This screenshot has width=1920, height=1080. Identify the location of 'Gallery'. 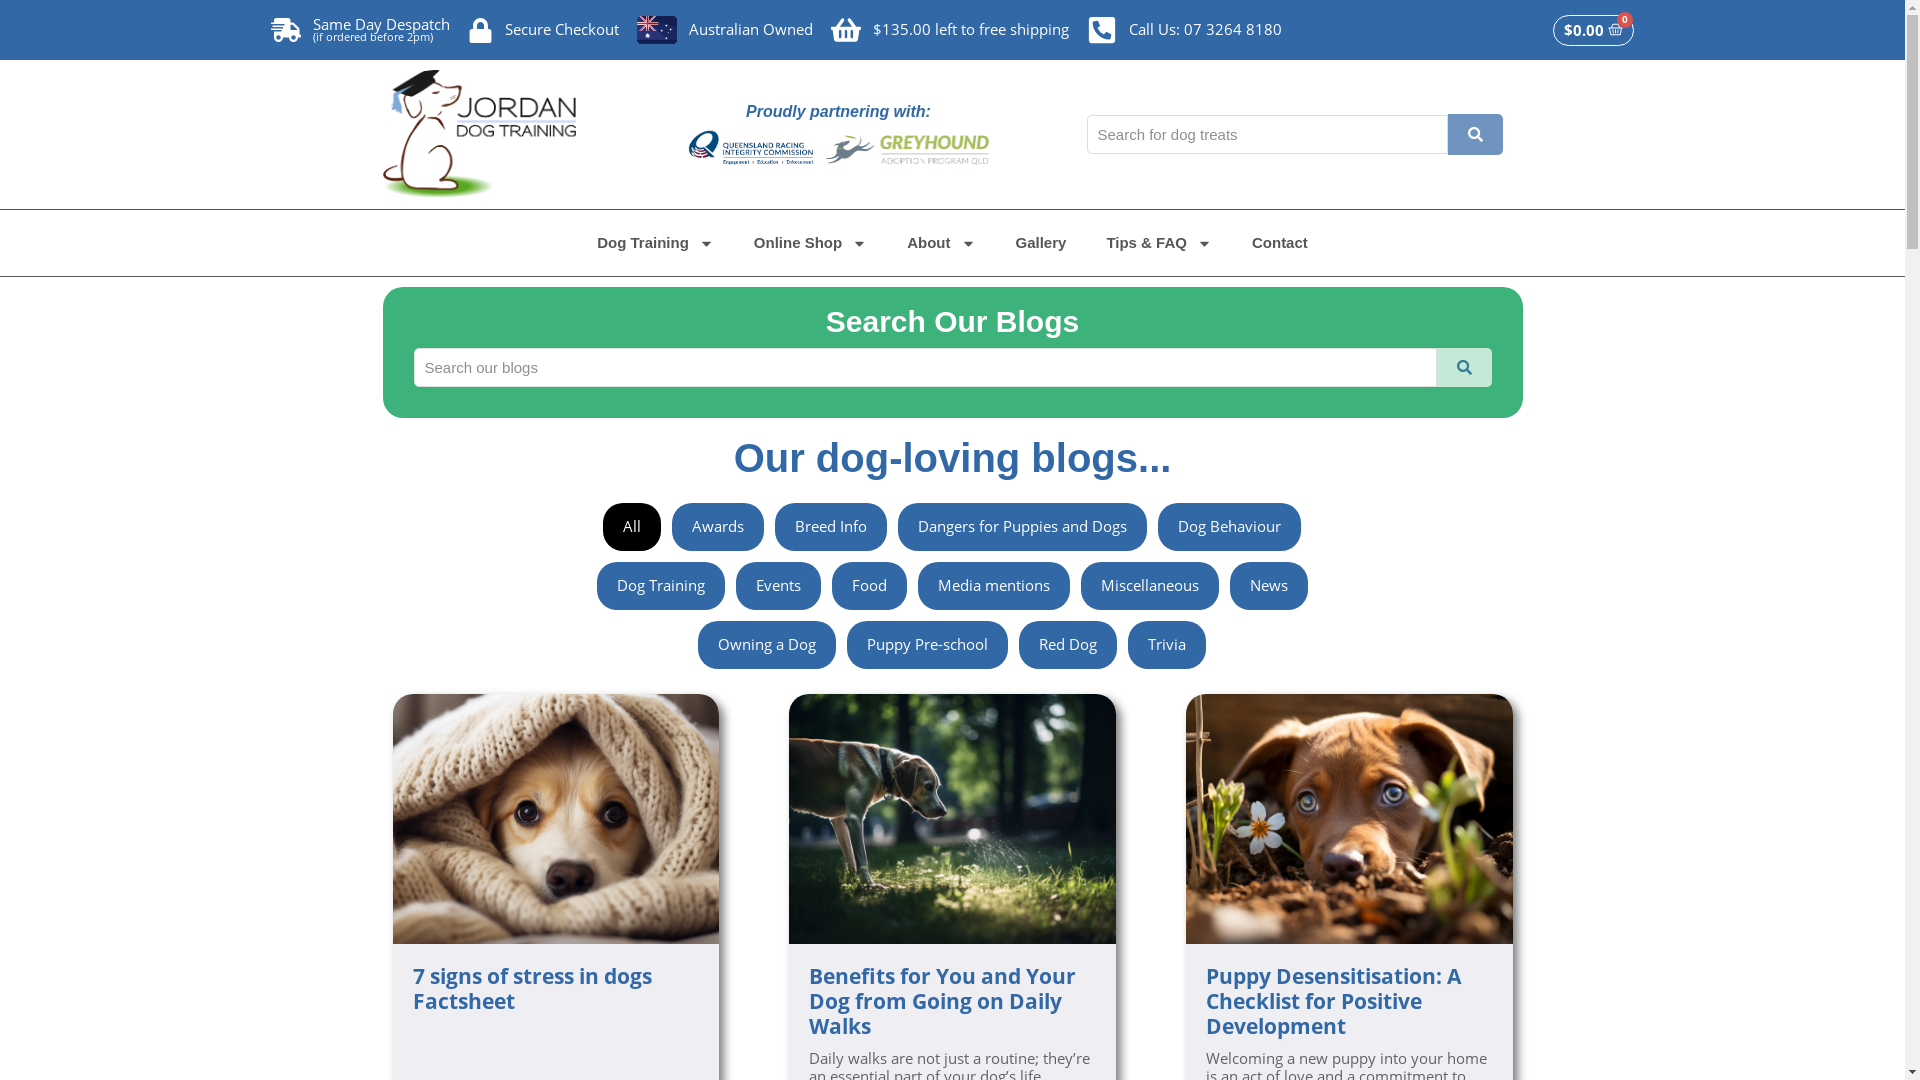
(1040, 242).